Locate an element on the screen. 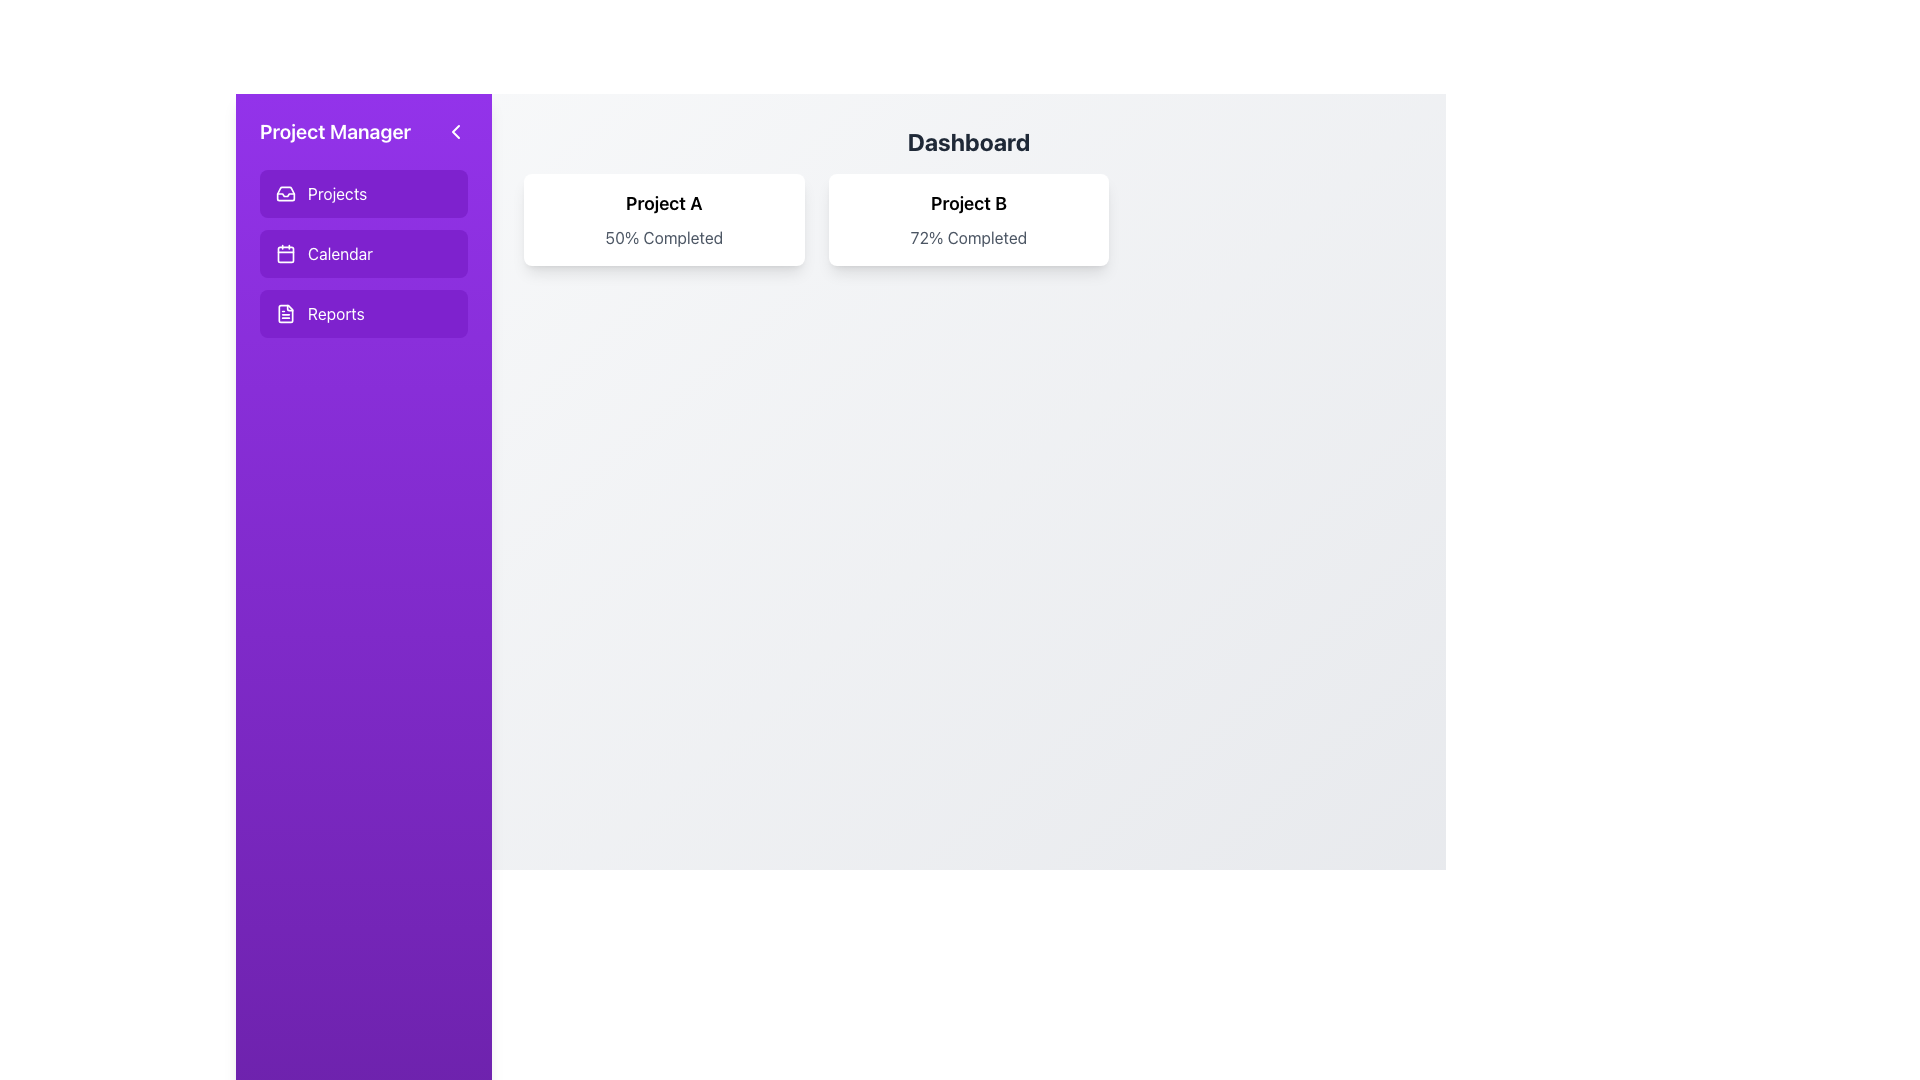 Image resolution: width=1920 pixels, height=1080 pixels. the document or file outline icon located in the 'Reports' section of the sidebar menu, which is the first graphical element under the 'Reports' navigation item is located at coordinates (285, 313).